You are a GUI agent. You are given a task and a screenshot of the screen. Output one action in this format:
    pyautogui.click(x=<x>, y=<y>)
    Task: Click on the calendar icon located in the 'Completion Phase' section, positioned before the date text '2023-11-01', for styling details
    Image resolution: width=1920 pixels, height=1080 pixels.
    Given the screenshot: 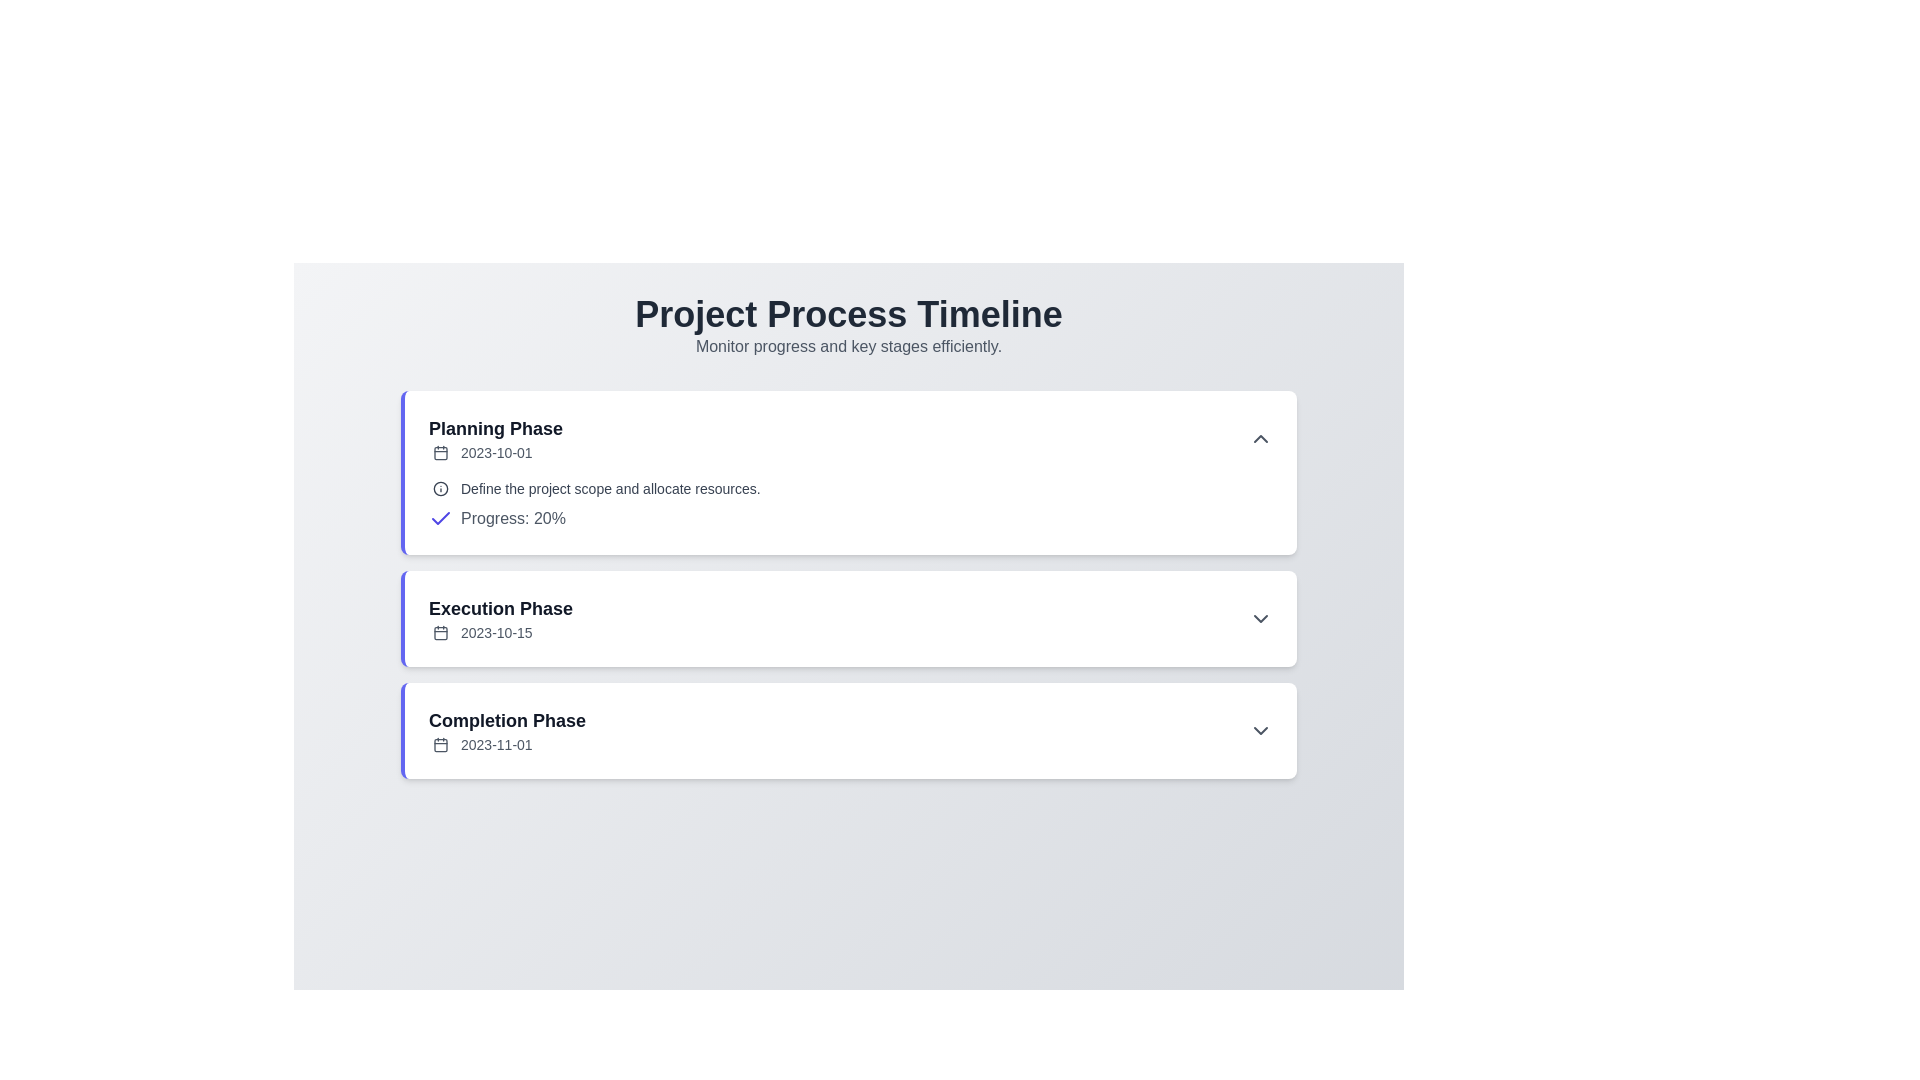 What is the action you would take?
    pyautogui.click(x=440, y=744)
    